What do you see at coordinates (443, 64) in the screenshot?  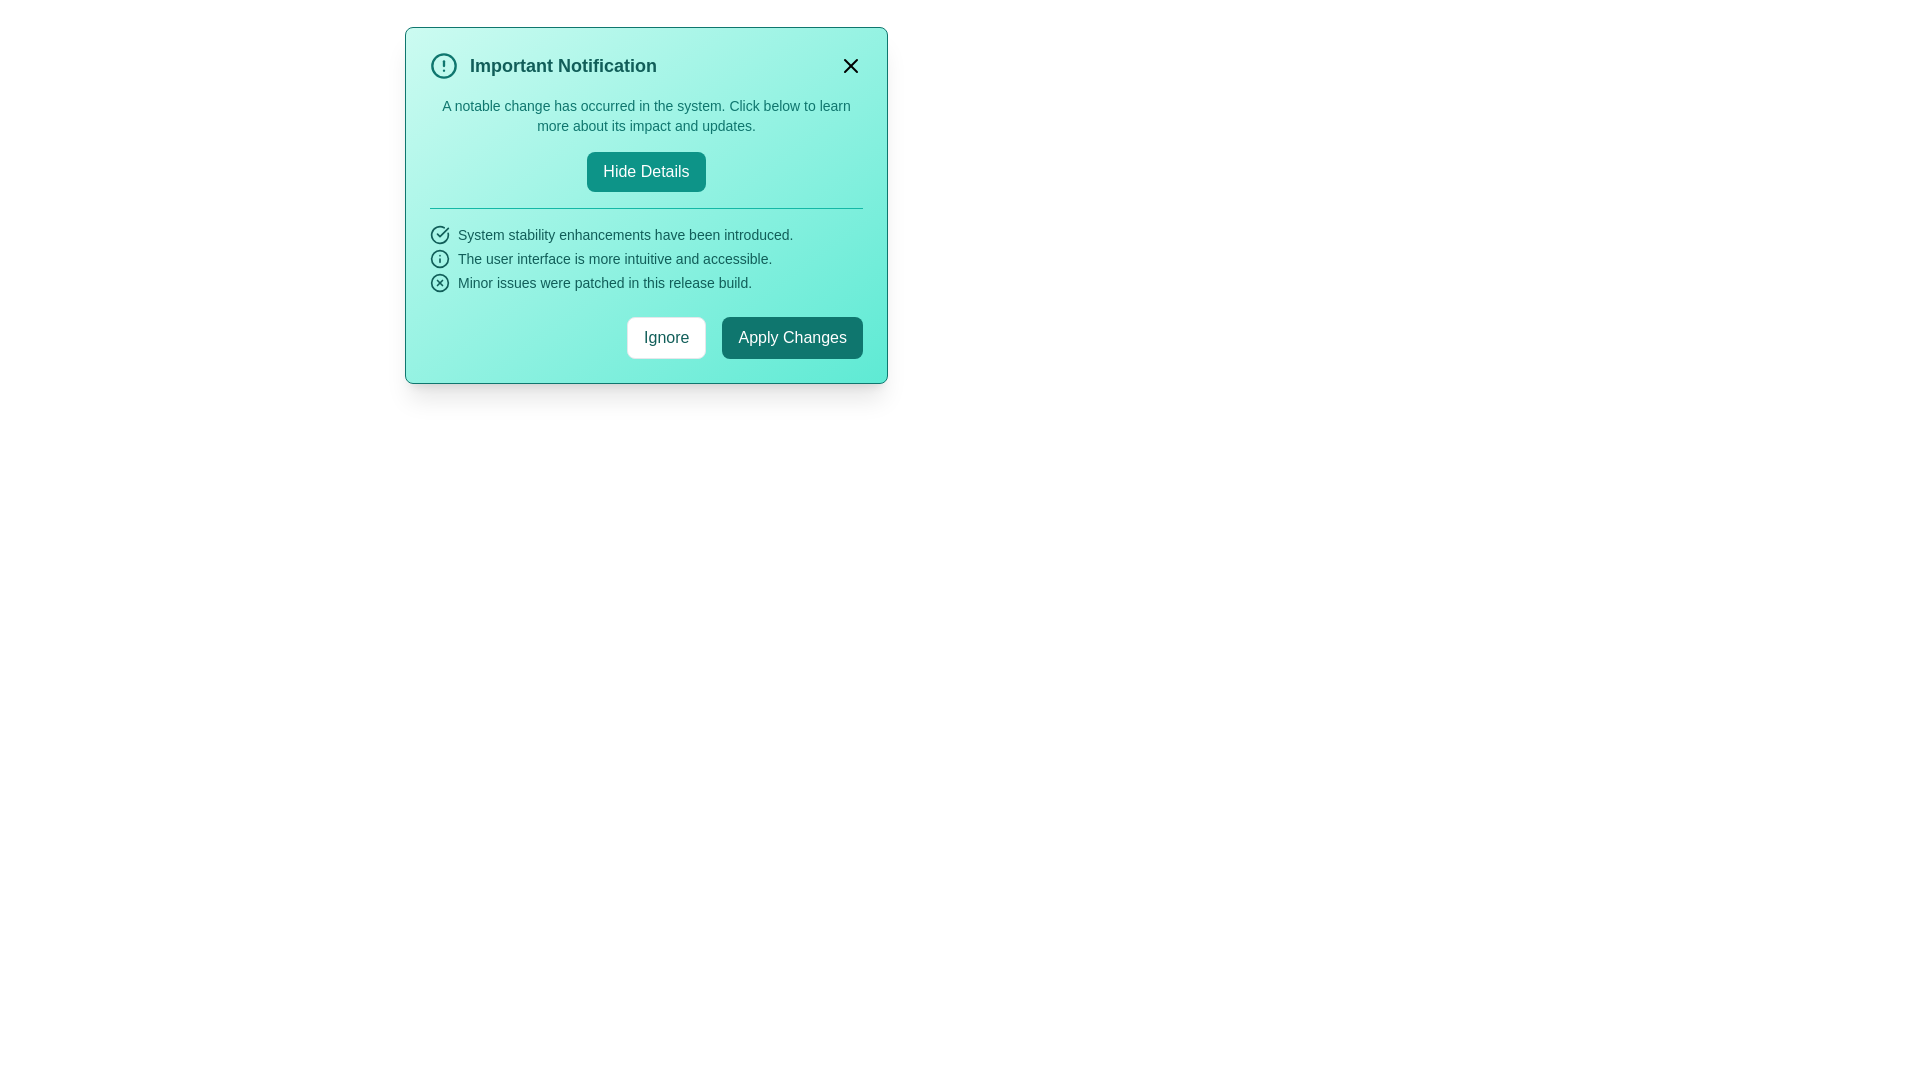 I see `the turquoise circular icon with a visible border, located adjacent to the left of the text 'Important Notification'` at bounding box center [443, 64].